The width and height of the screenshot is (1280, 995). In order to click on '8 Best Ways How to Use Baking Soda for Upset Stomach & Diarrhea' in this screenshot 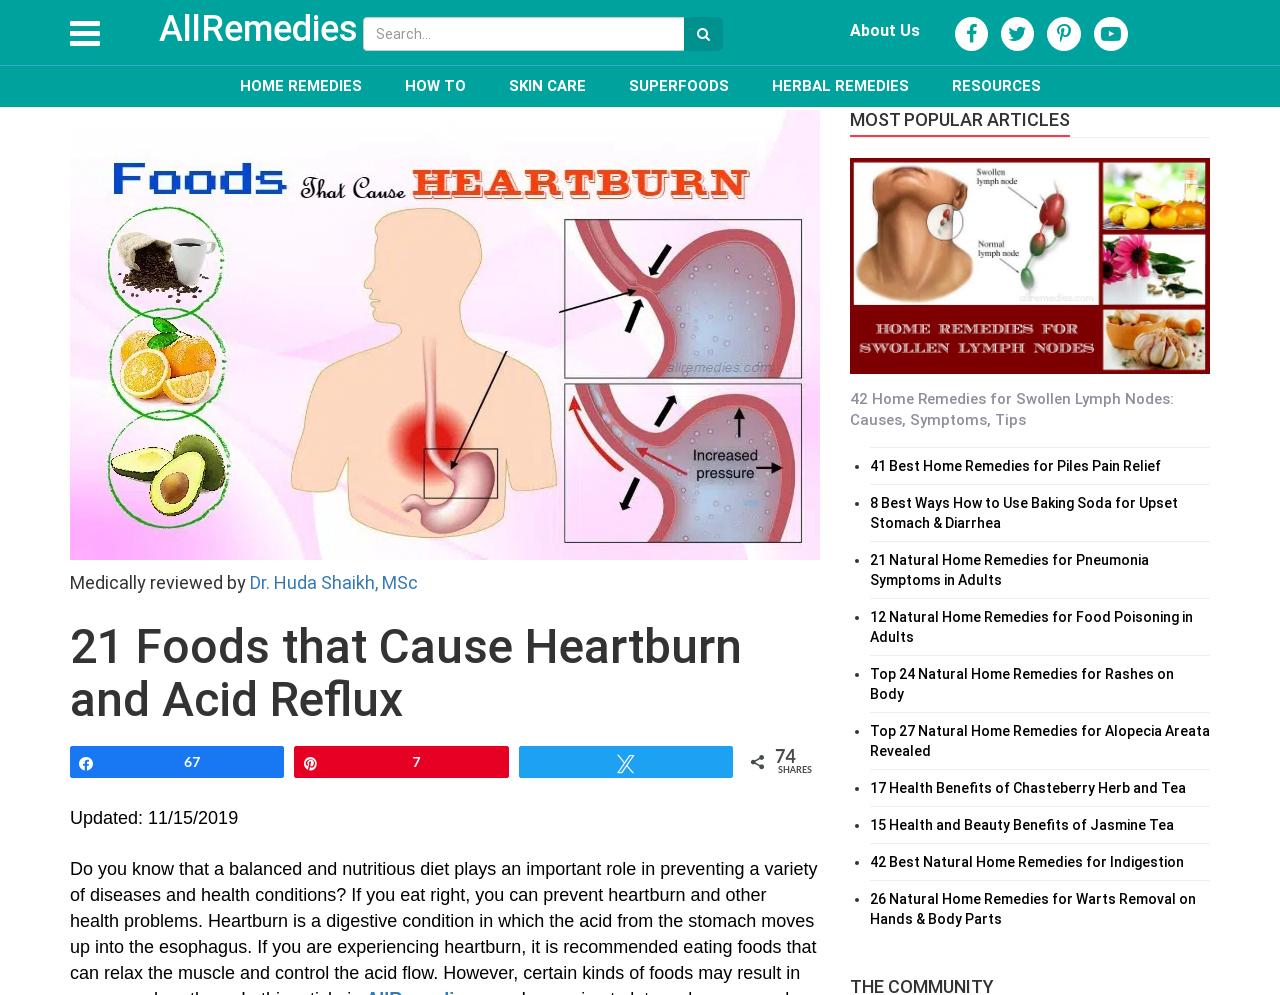, I will do `click(1024, 511)`.